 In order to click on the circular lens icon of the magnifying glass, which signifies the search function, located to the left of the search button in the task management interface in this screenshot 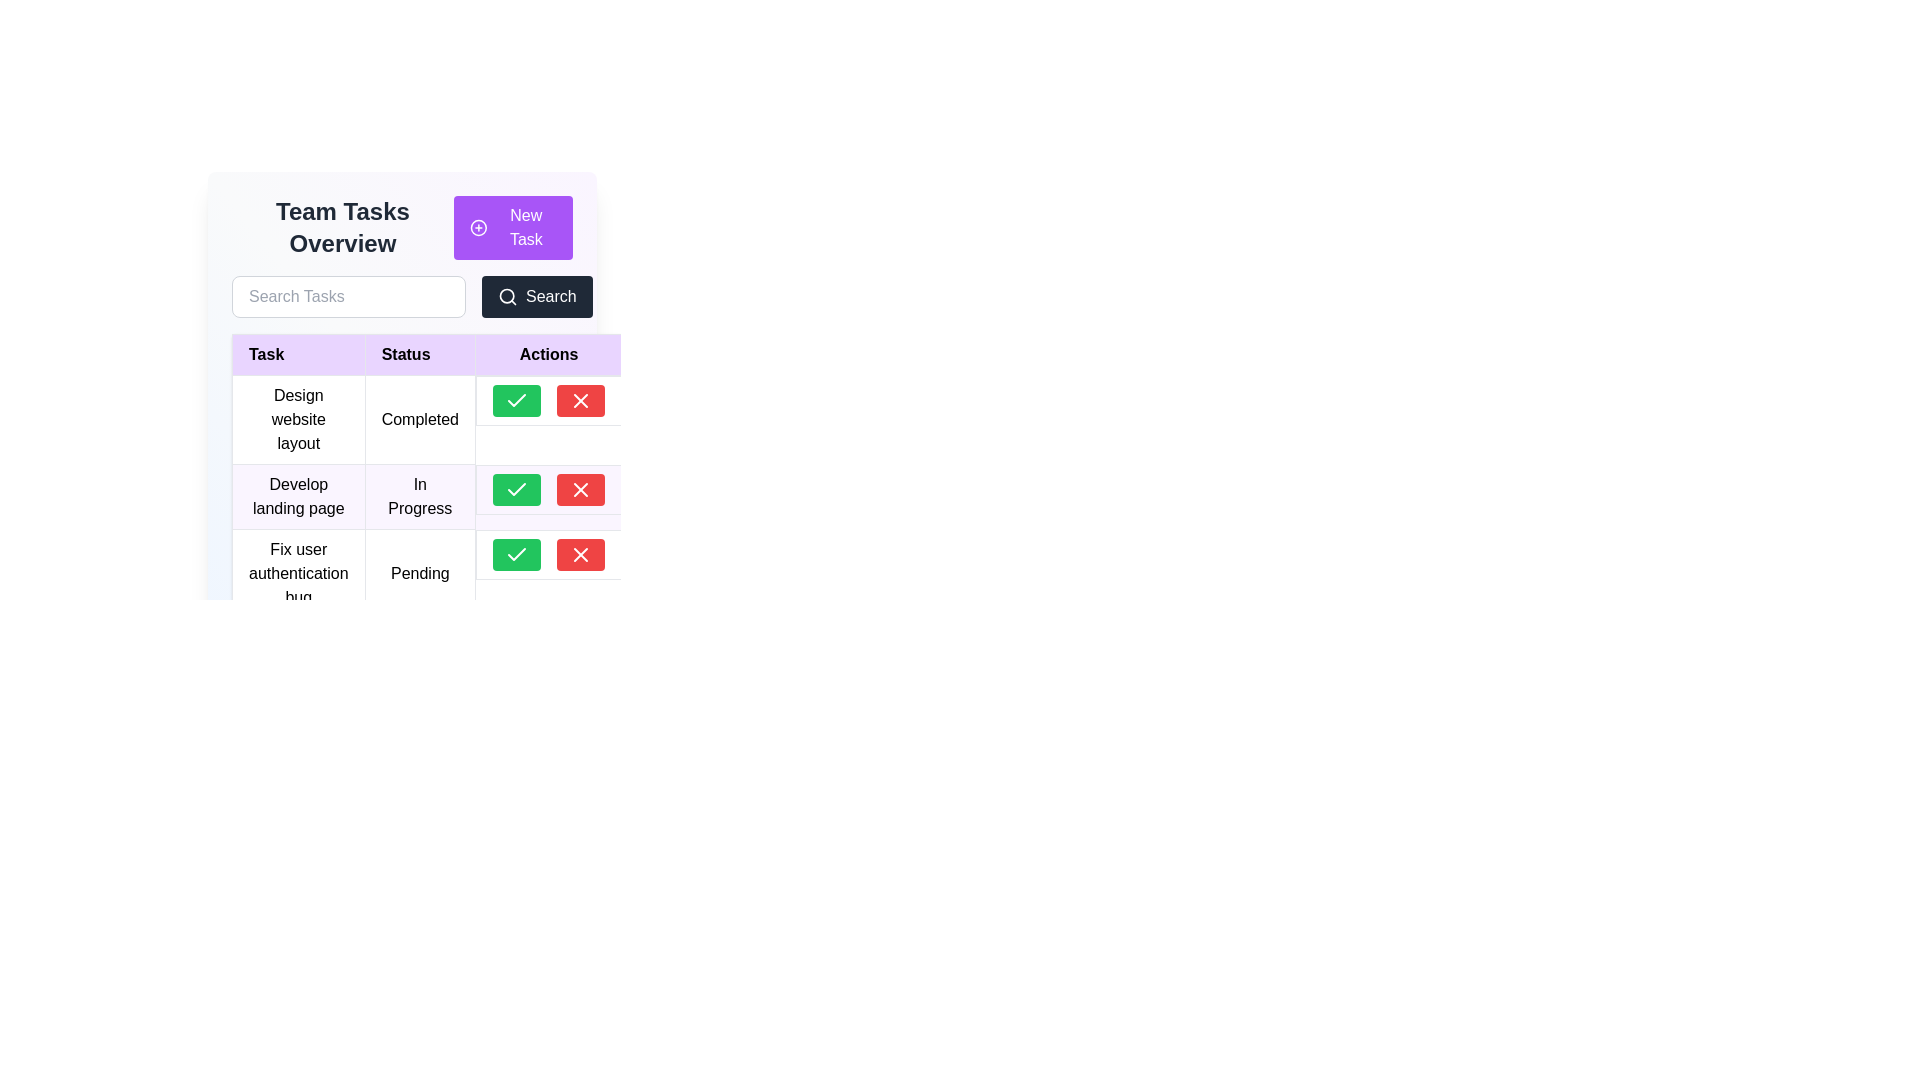, I will do `click(507, 296)`.